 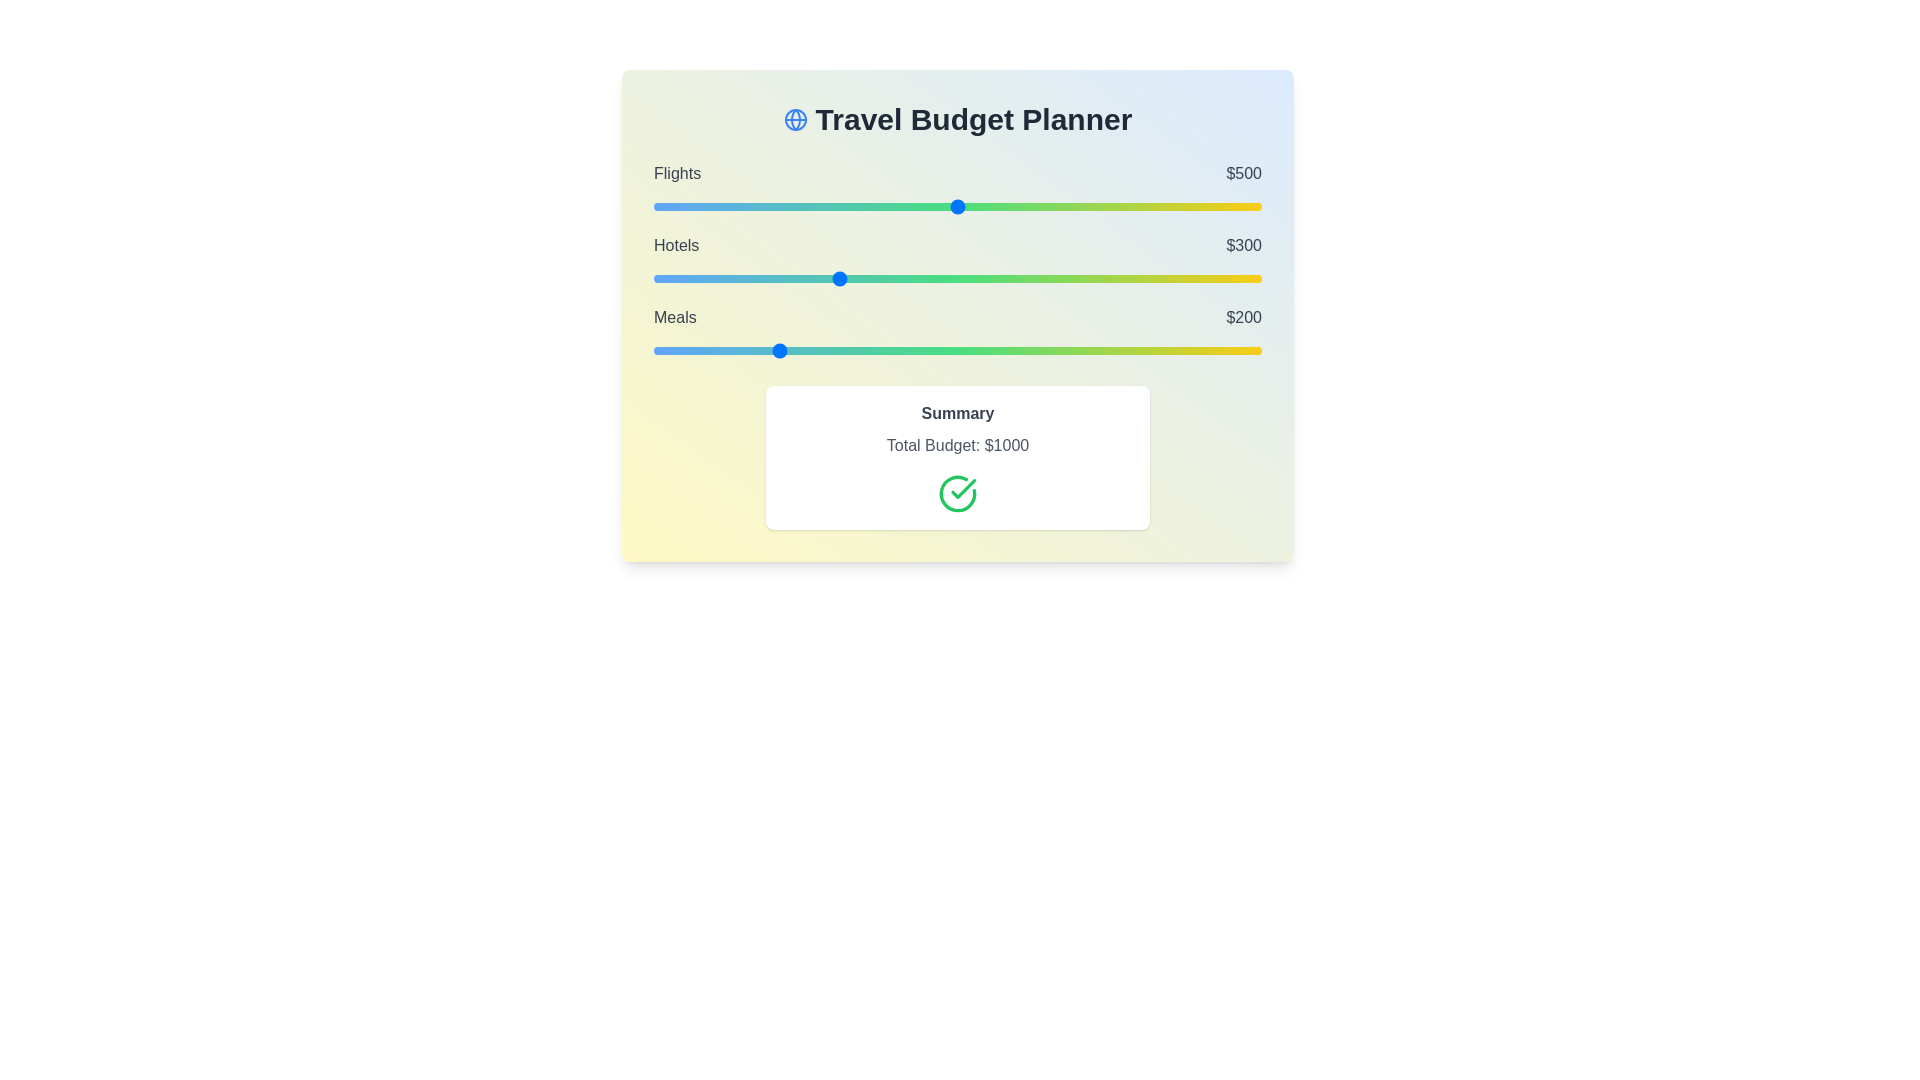 What do you see at coordinates (856, 207) in the screenshot?
I see `the 'Flights' budget slider to 333` at bounding box center [856, 207].